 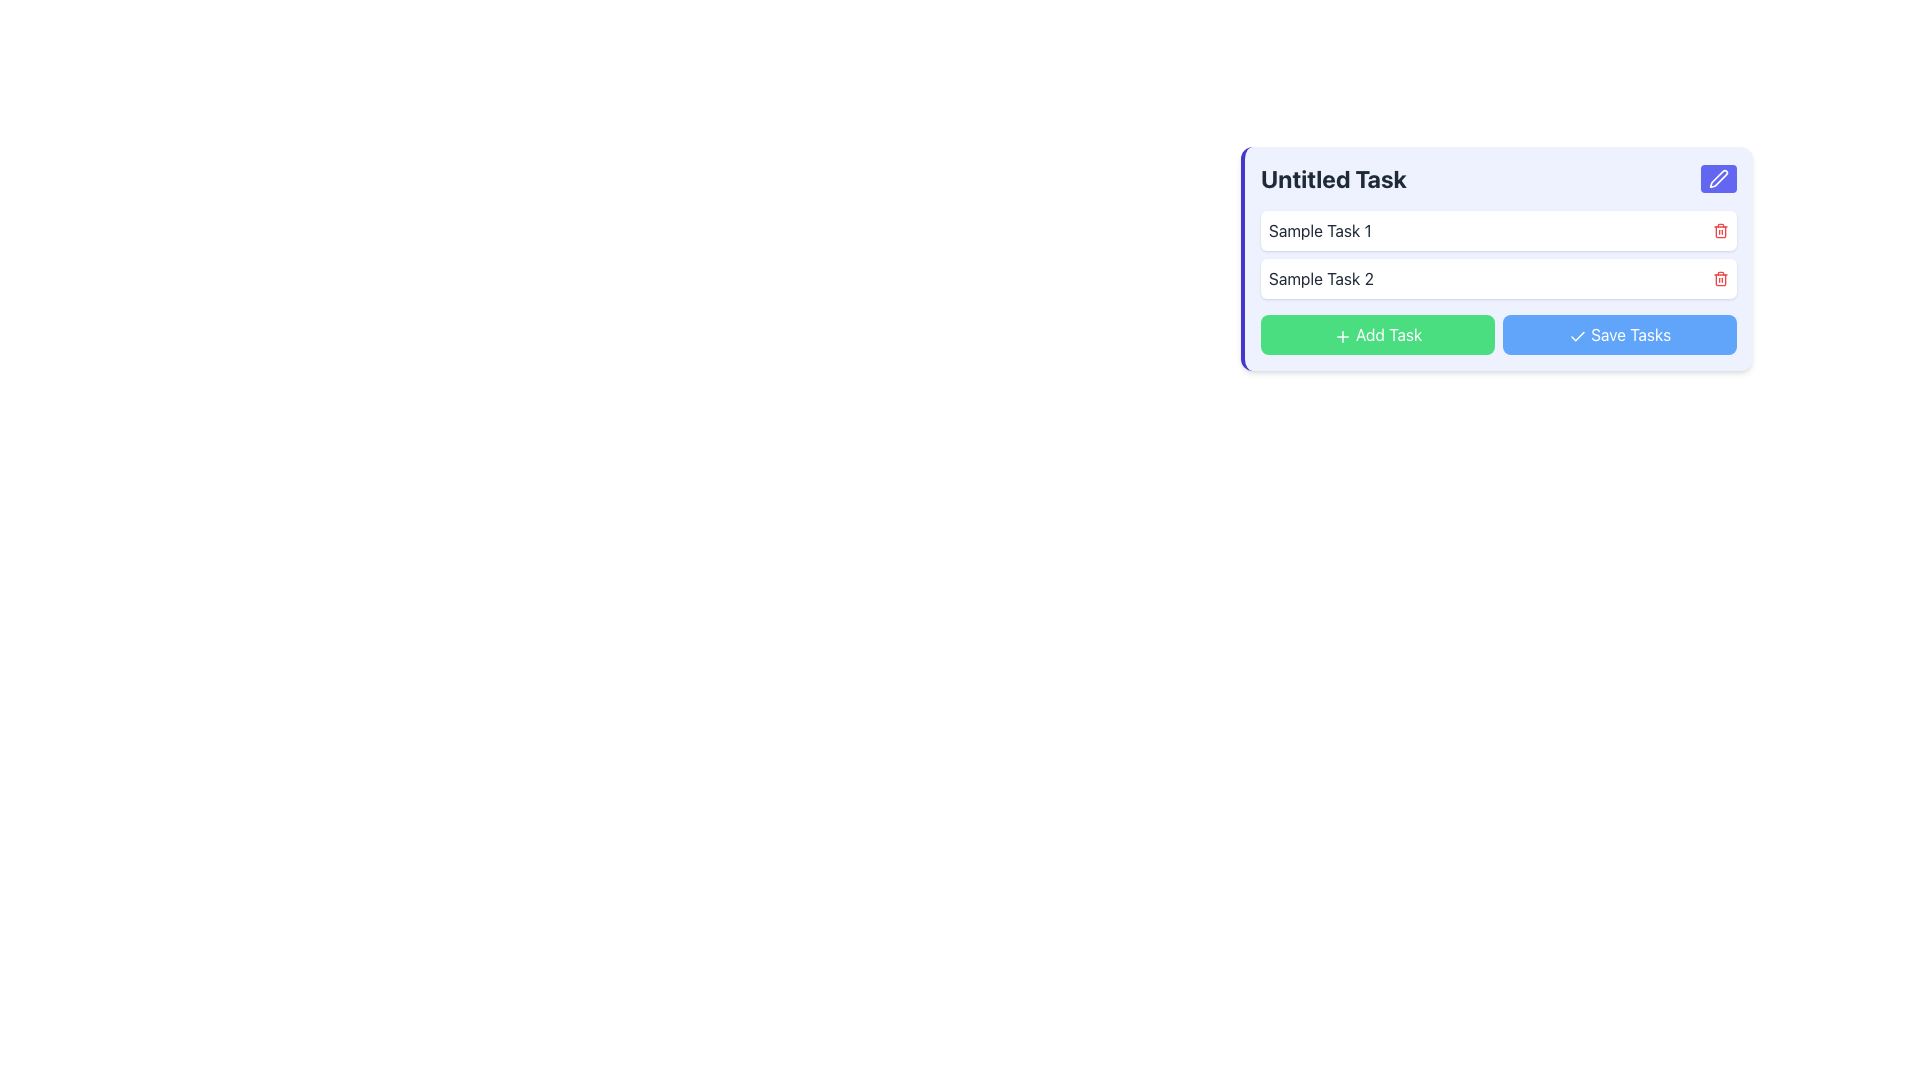 I want to click on the 'Save Tasks' button, which is a blue button with white text and a check mark icon, located at the bottom of the task interface panel, so click(x=1620, y=334).